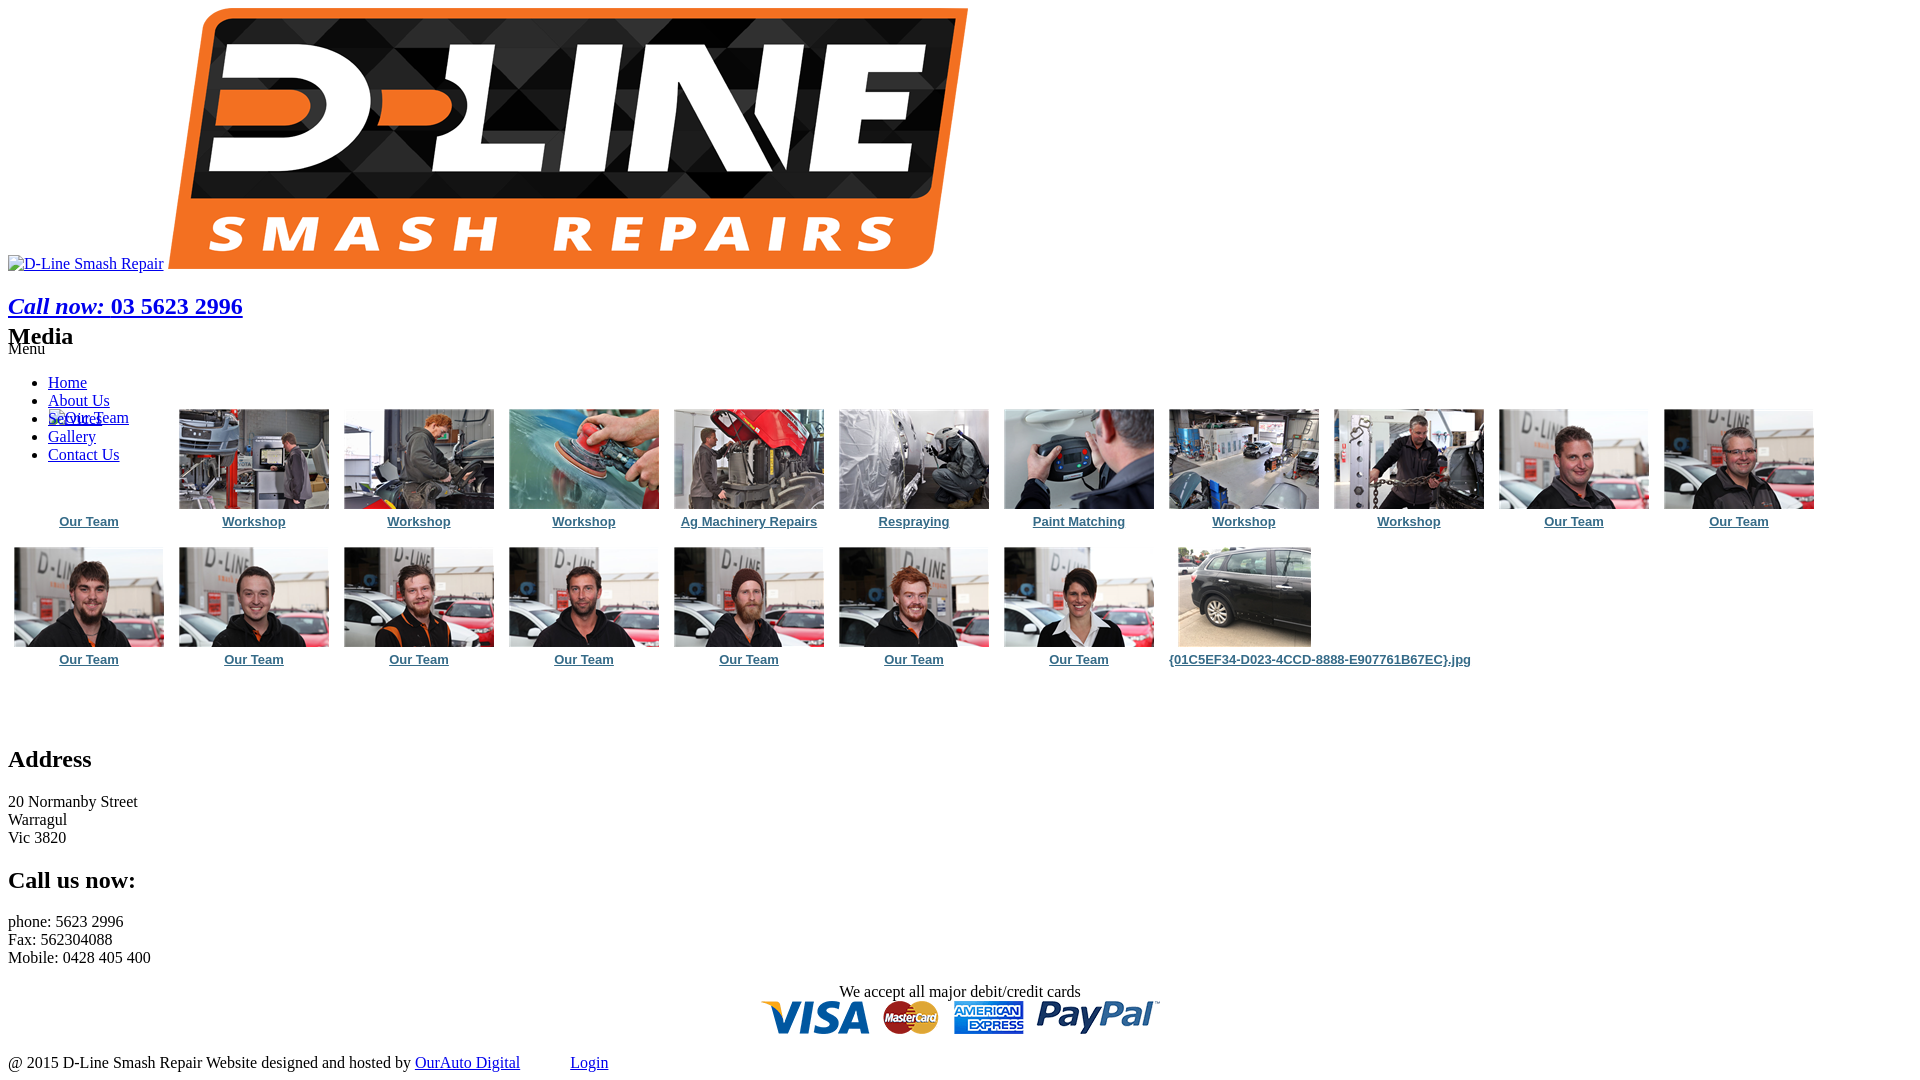 This screenshot has width=1920, height=1080. Describe the element at coordinates (75, 417) in the screenshot. I see `'Services'` at that location.